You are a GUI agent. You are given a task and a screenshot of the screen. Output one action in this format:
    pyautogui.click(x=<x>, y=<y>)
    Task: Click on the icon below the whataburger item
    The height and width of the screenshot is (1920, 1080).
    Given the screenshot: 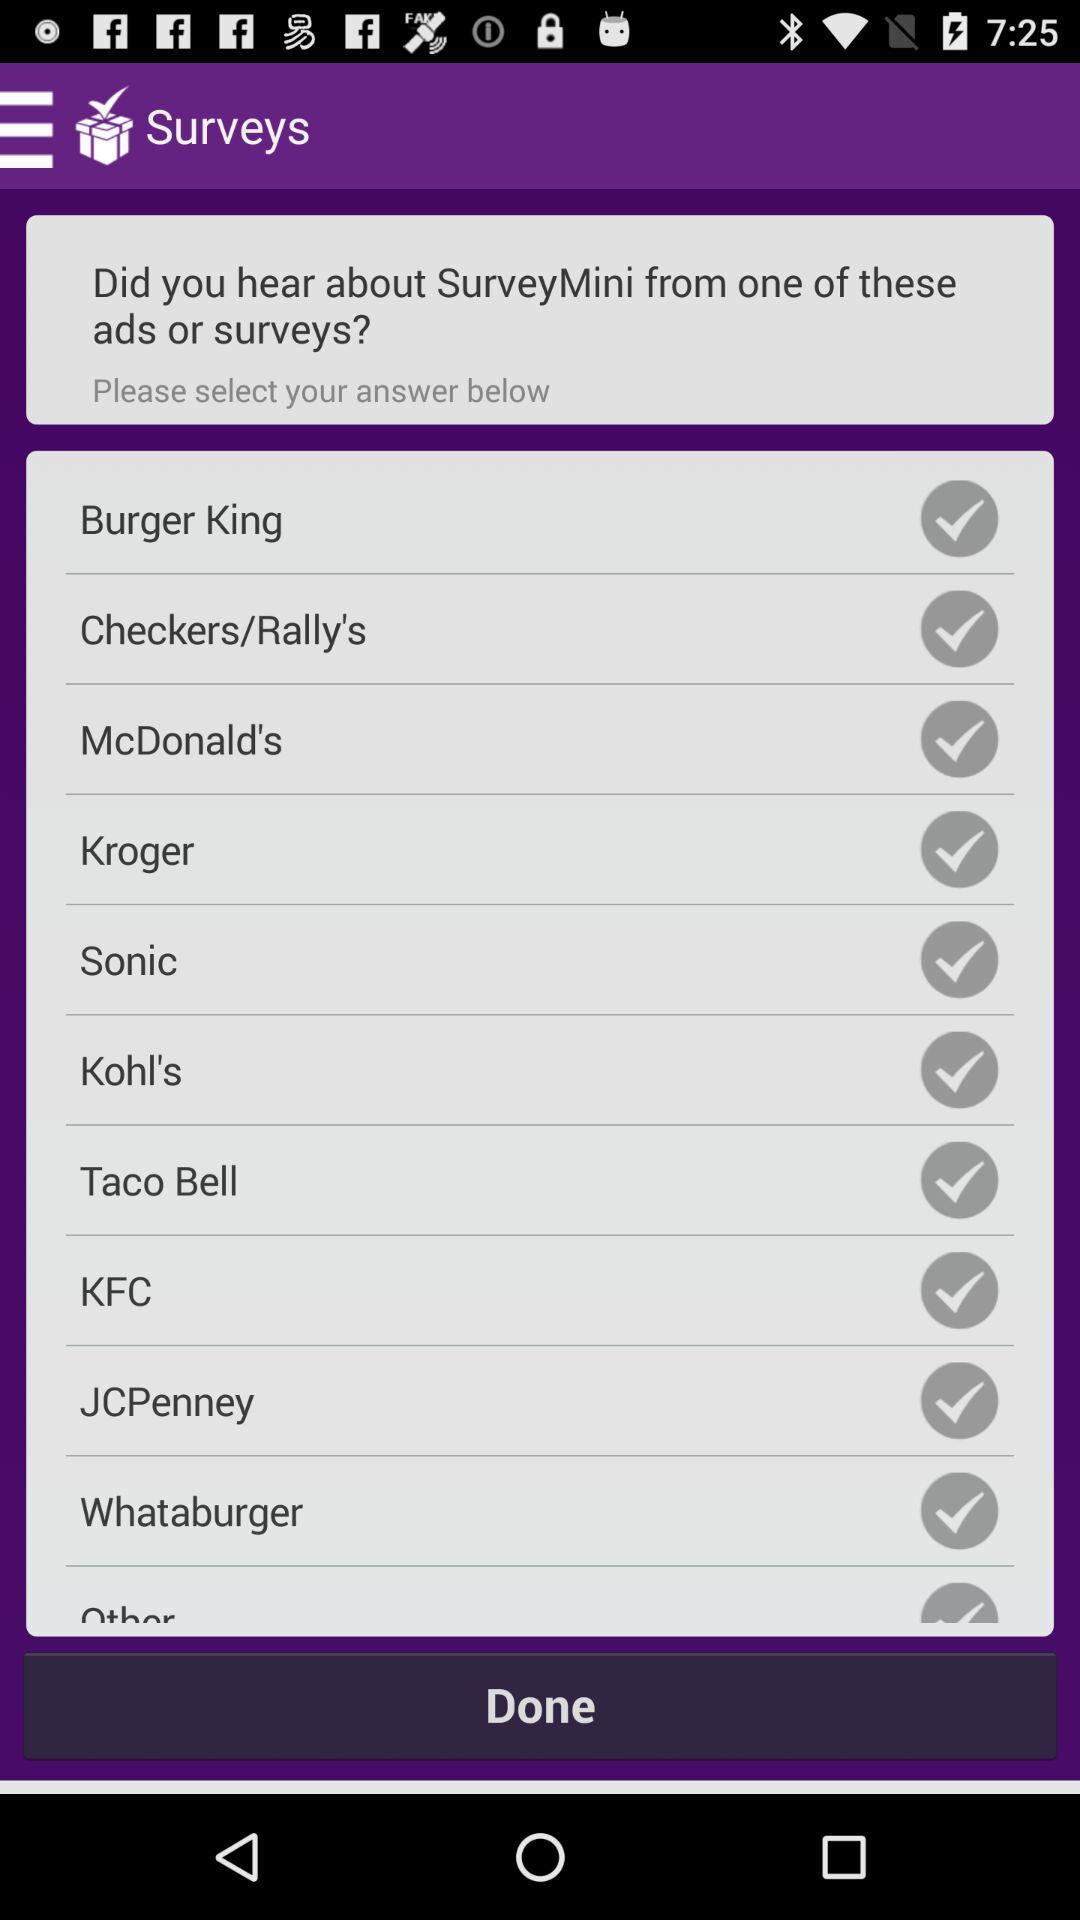 What is the action you would take?
    pyautogui.click(x=540, y=1601)
    